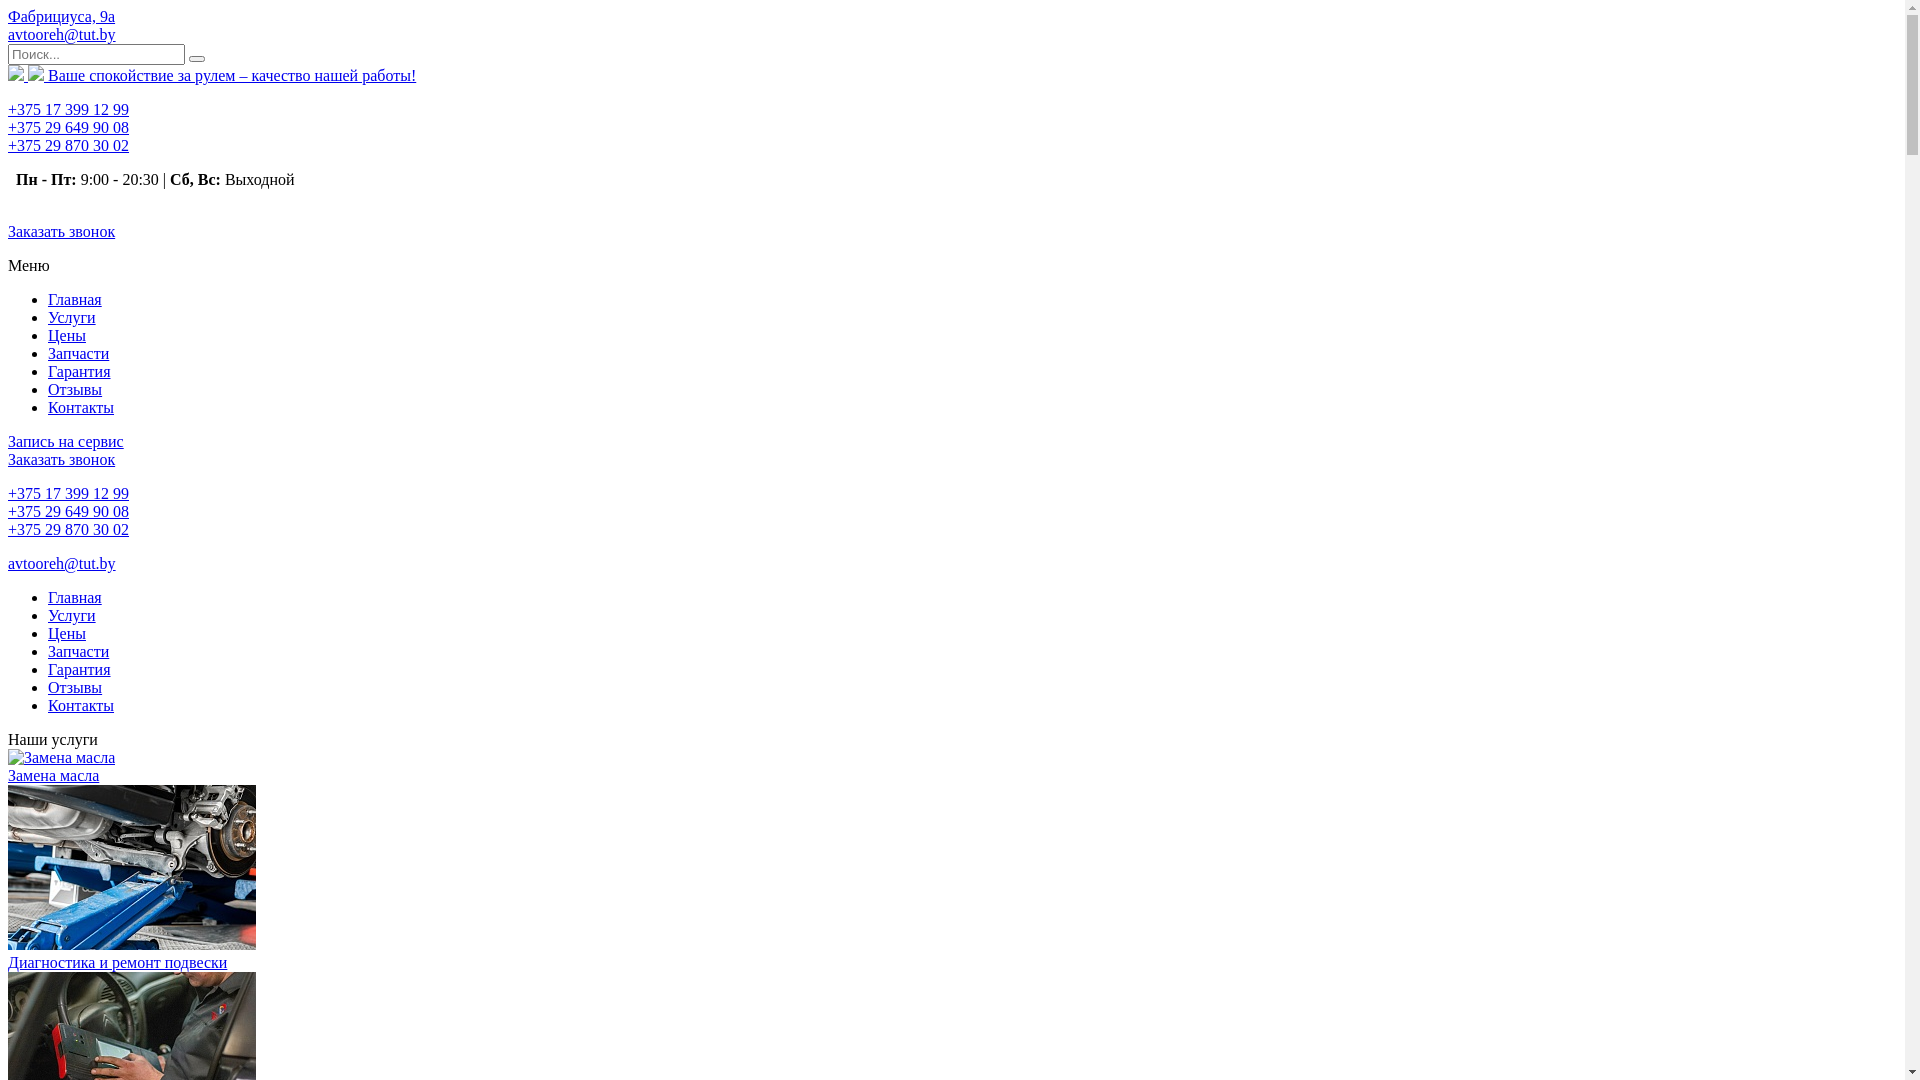 The image size is (1920, 1080). What do you see at coordinates (68, 109) in the screenshot?
I see `'+375 17 399 12 99'` at bounding box center [68, 109].